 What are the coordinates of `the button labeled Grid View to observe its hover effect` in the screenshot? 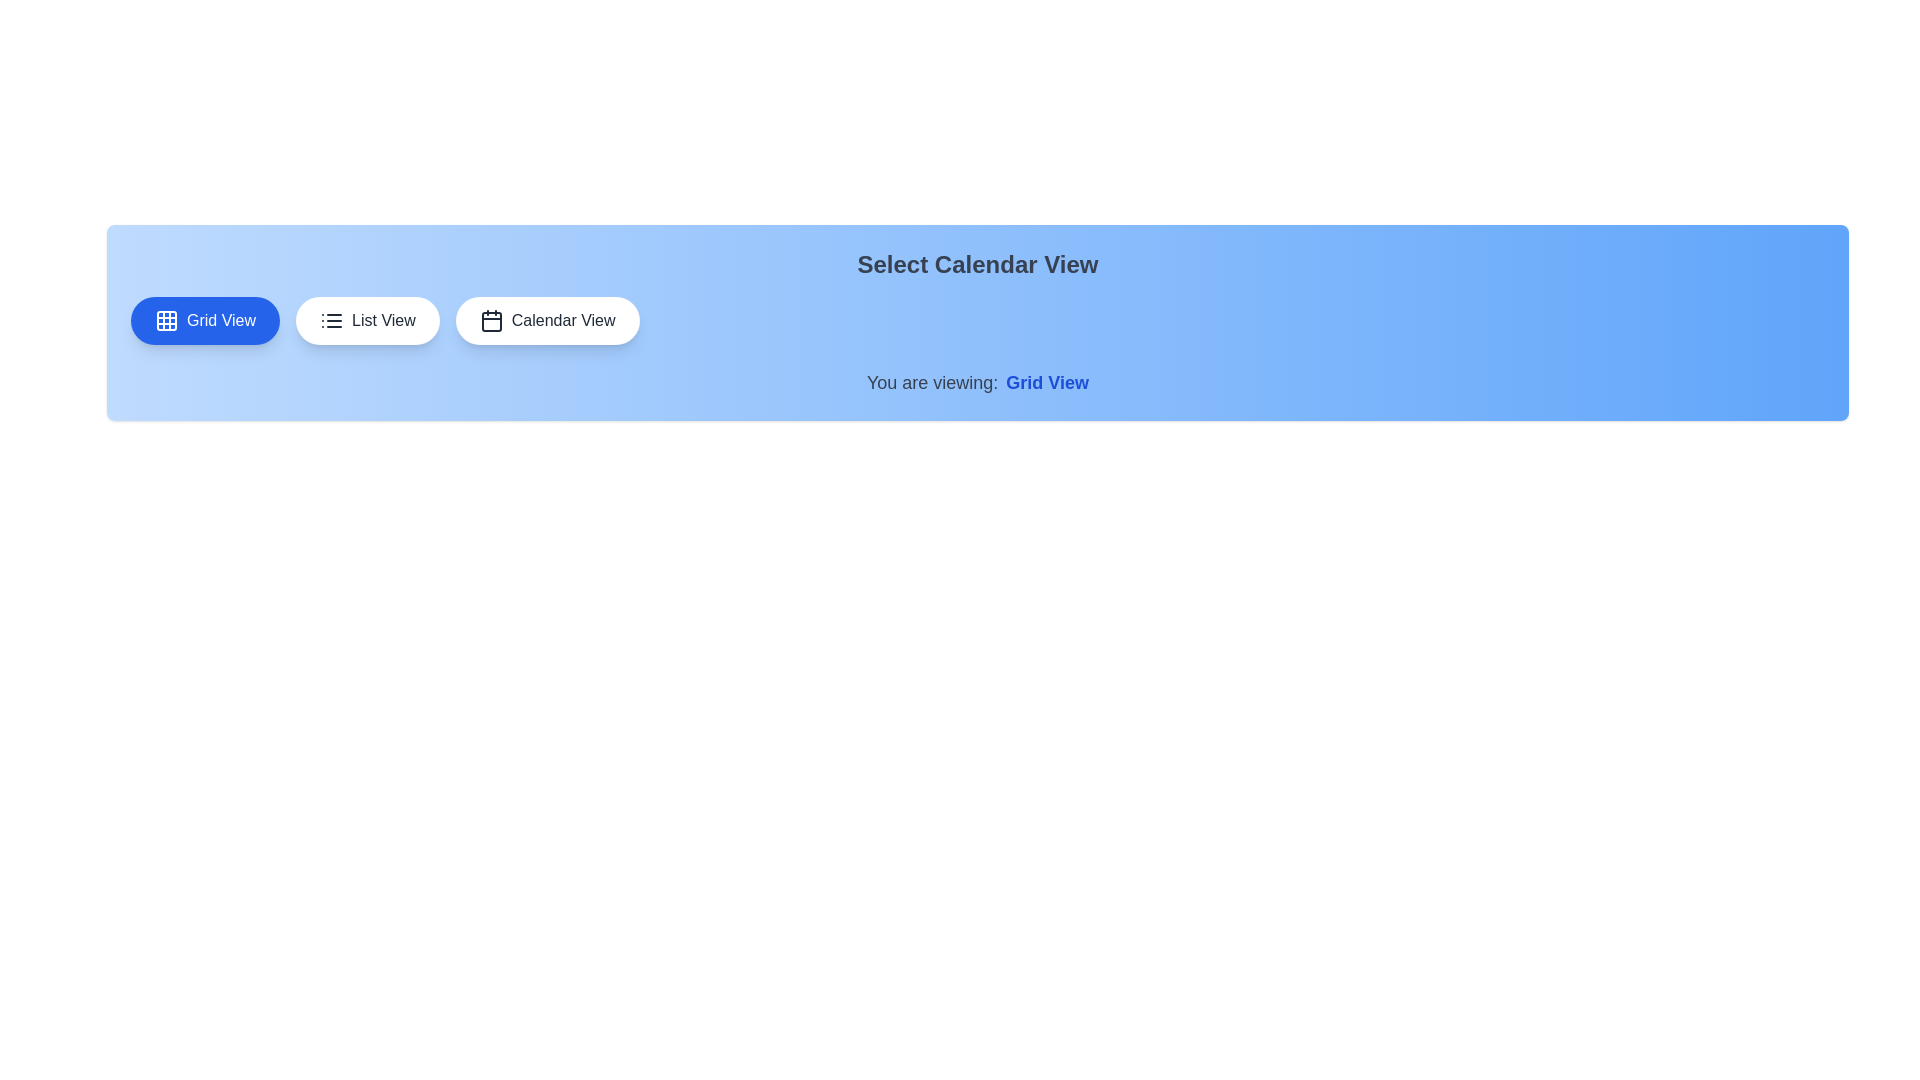 It's located at (205, 319).